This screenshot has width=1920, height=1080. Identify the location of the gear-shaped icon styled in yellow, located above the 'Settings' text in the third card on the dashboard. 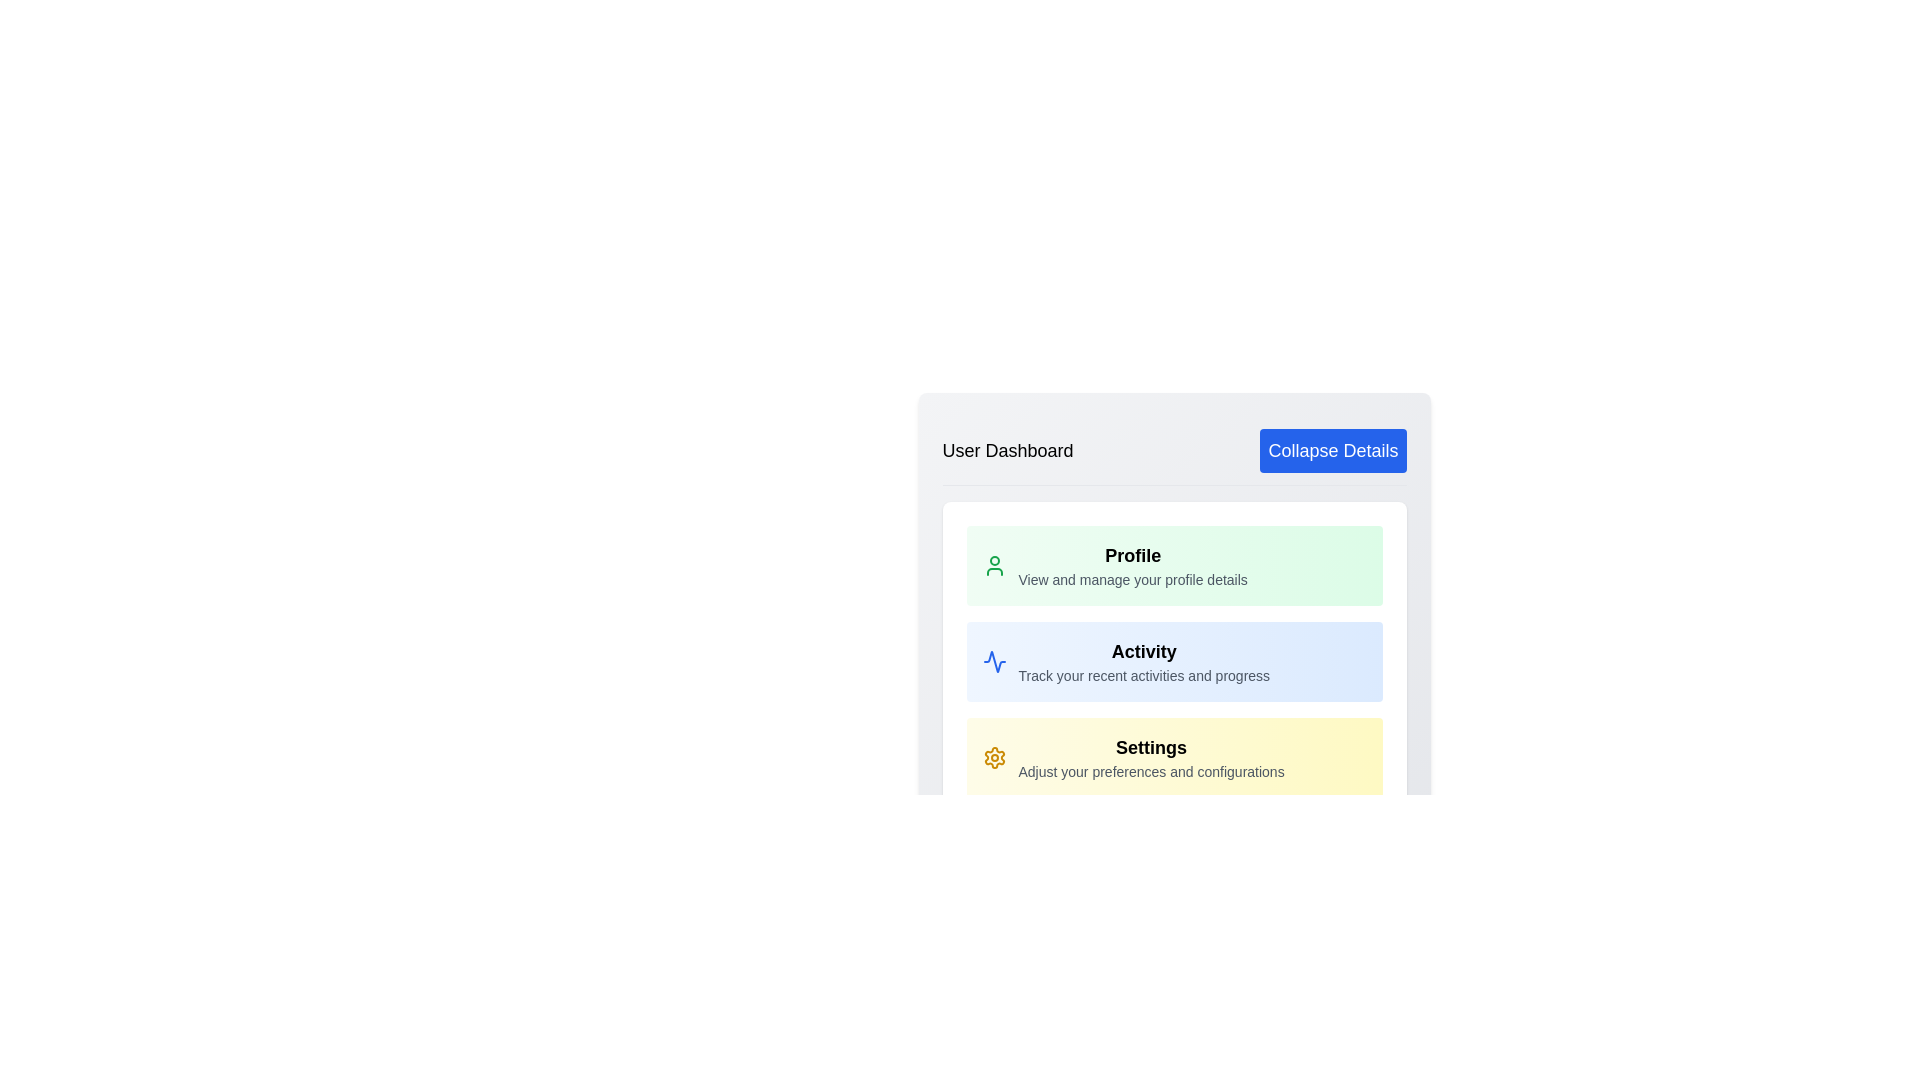
(994, 758).